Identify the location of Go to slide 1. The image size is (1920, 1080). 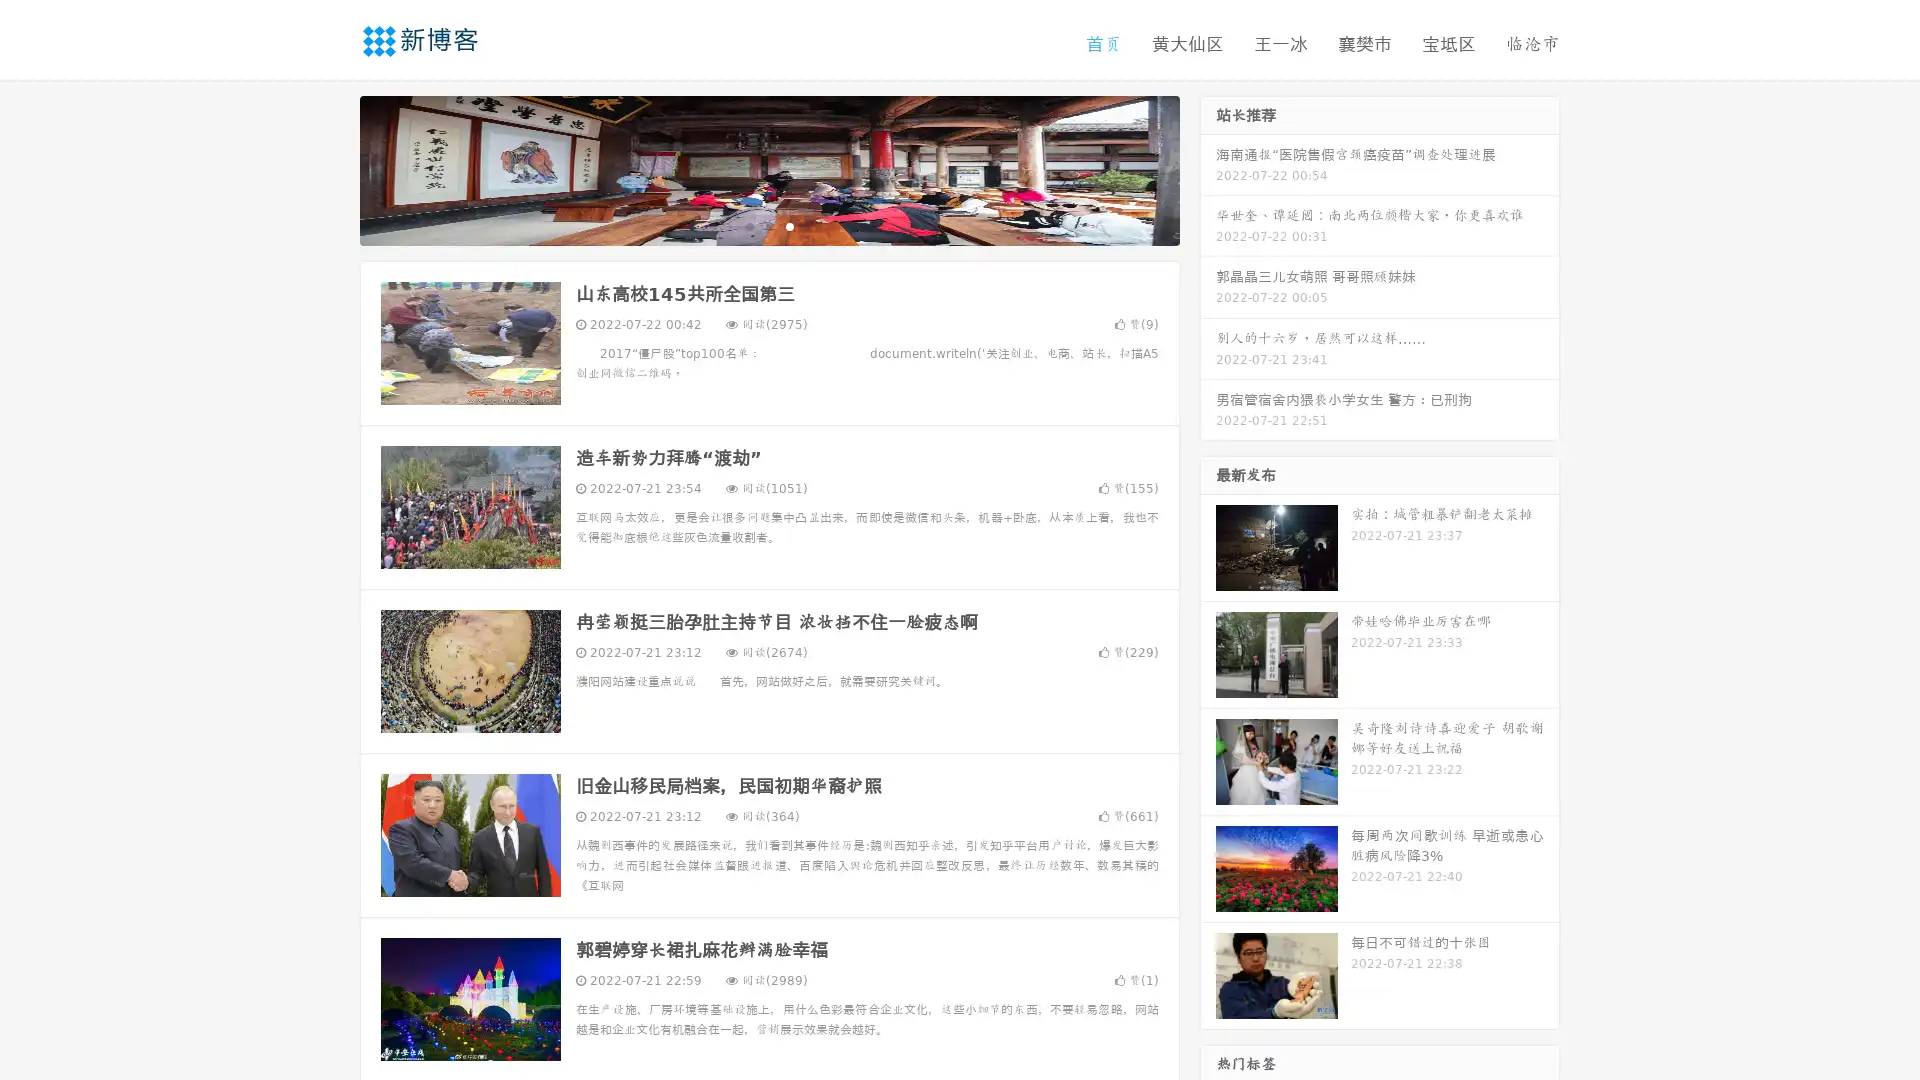
(748, 225).